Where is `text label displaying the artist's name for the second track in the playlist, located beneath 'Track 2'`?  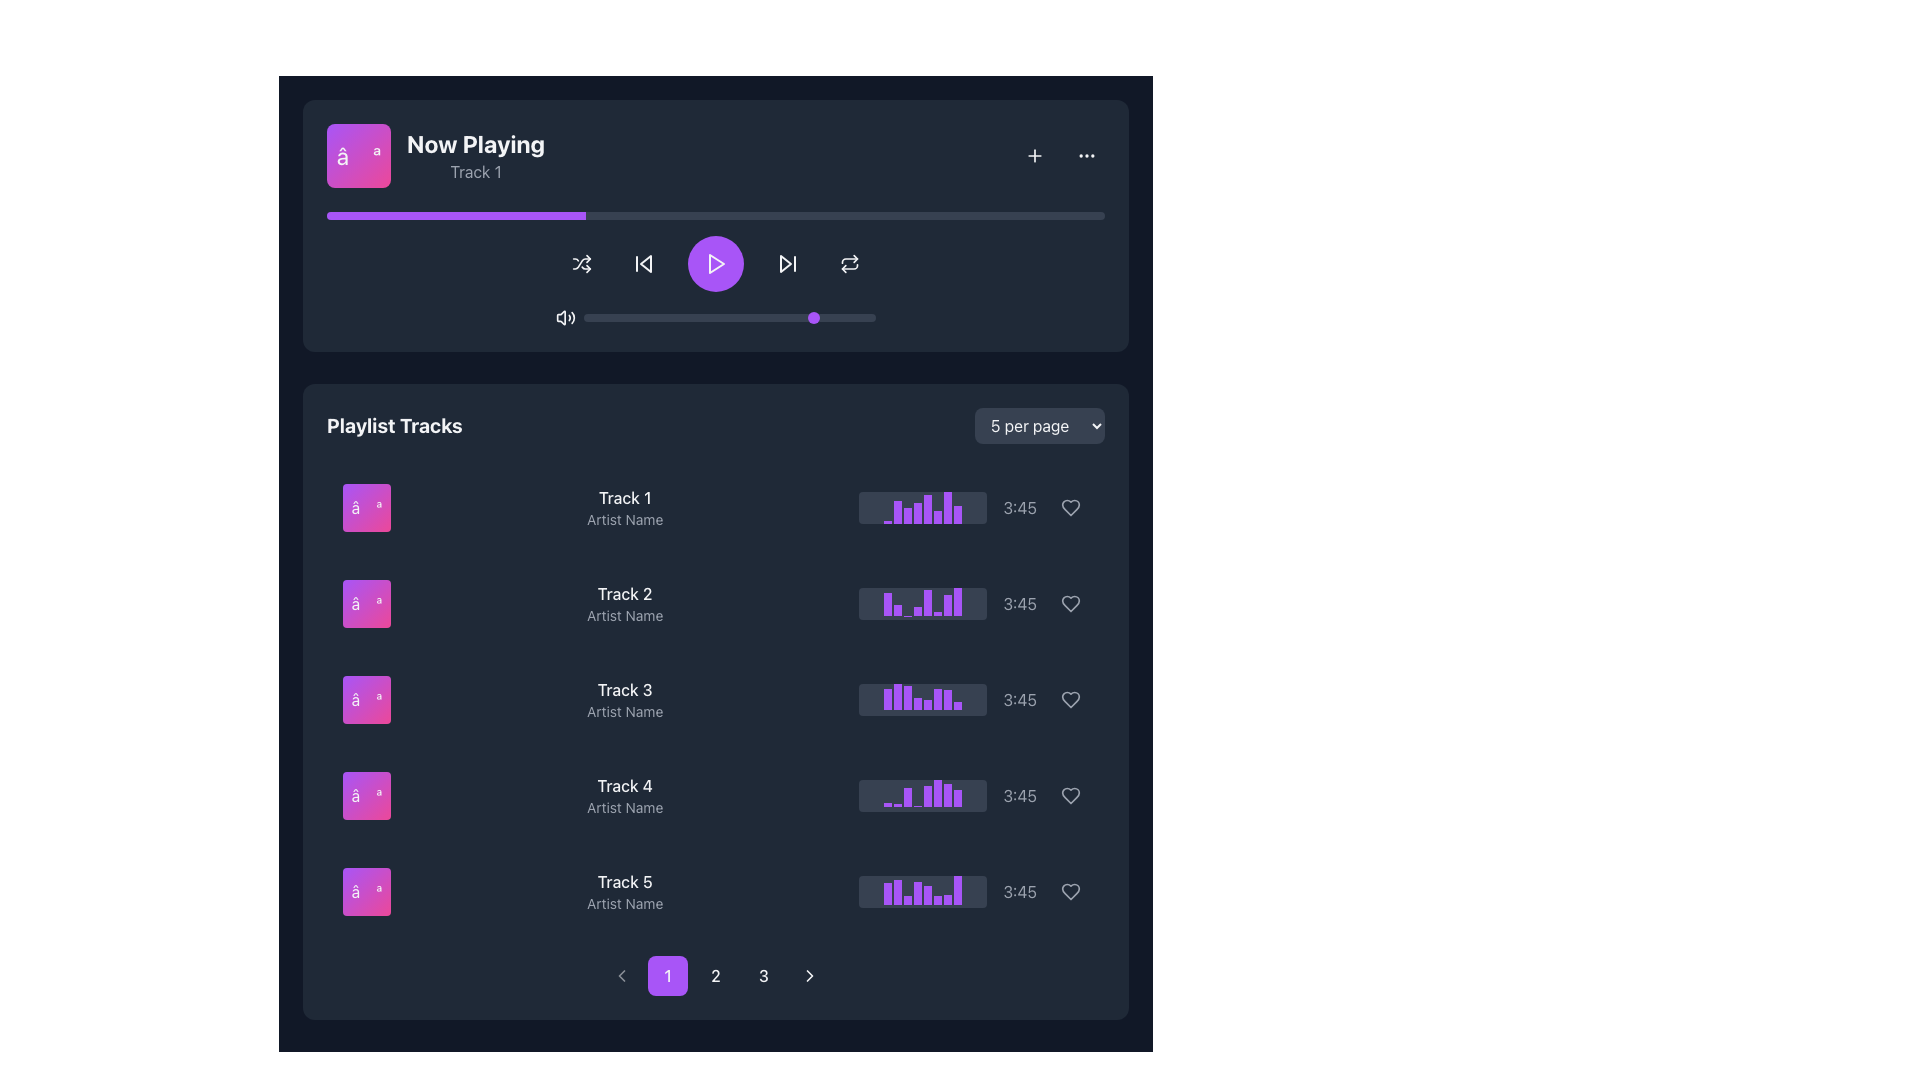
text label displaying the artist's name for the second track in the playlist, located beneath 'Track 2' is located at coordinates (624, 615).